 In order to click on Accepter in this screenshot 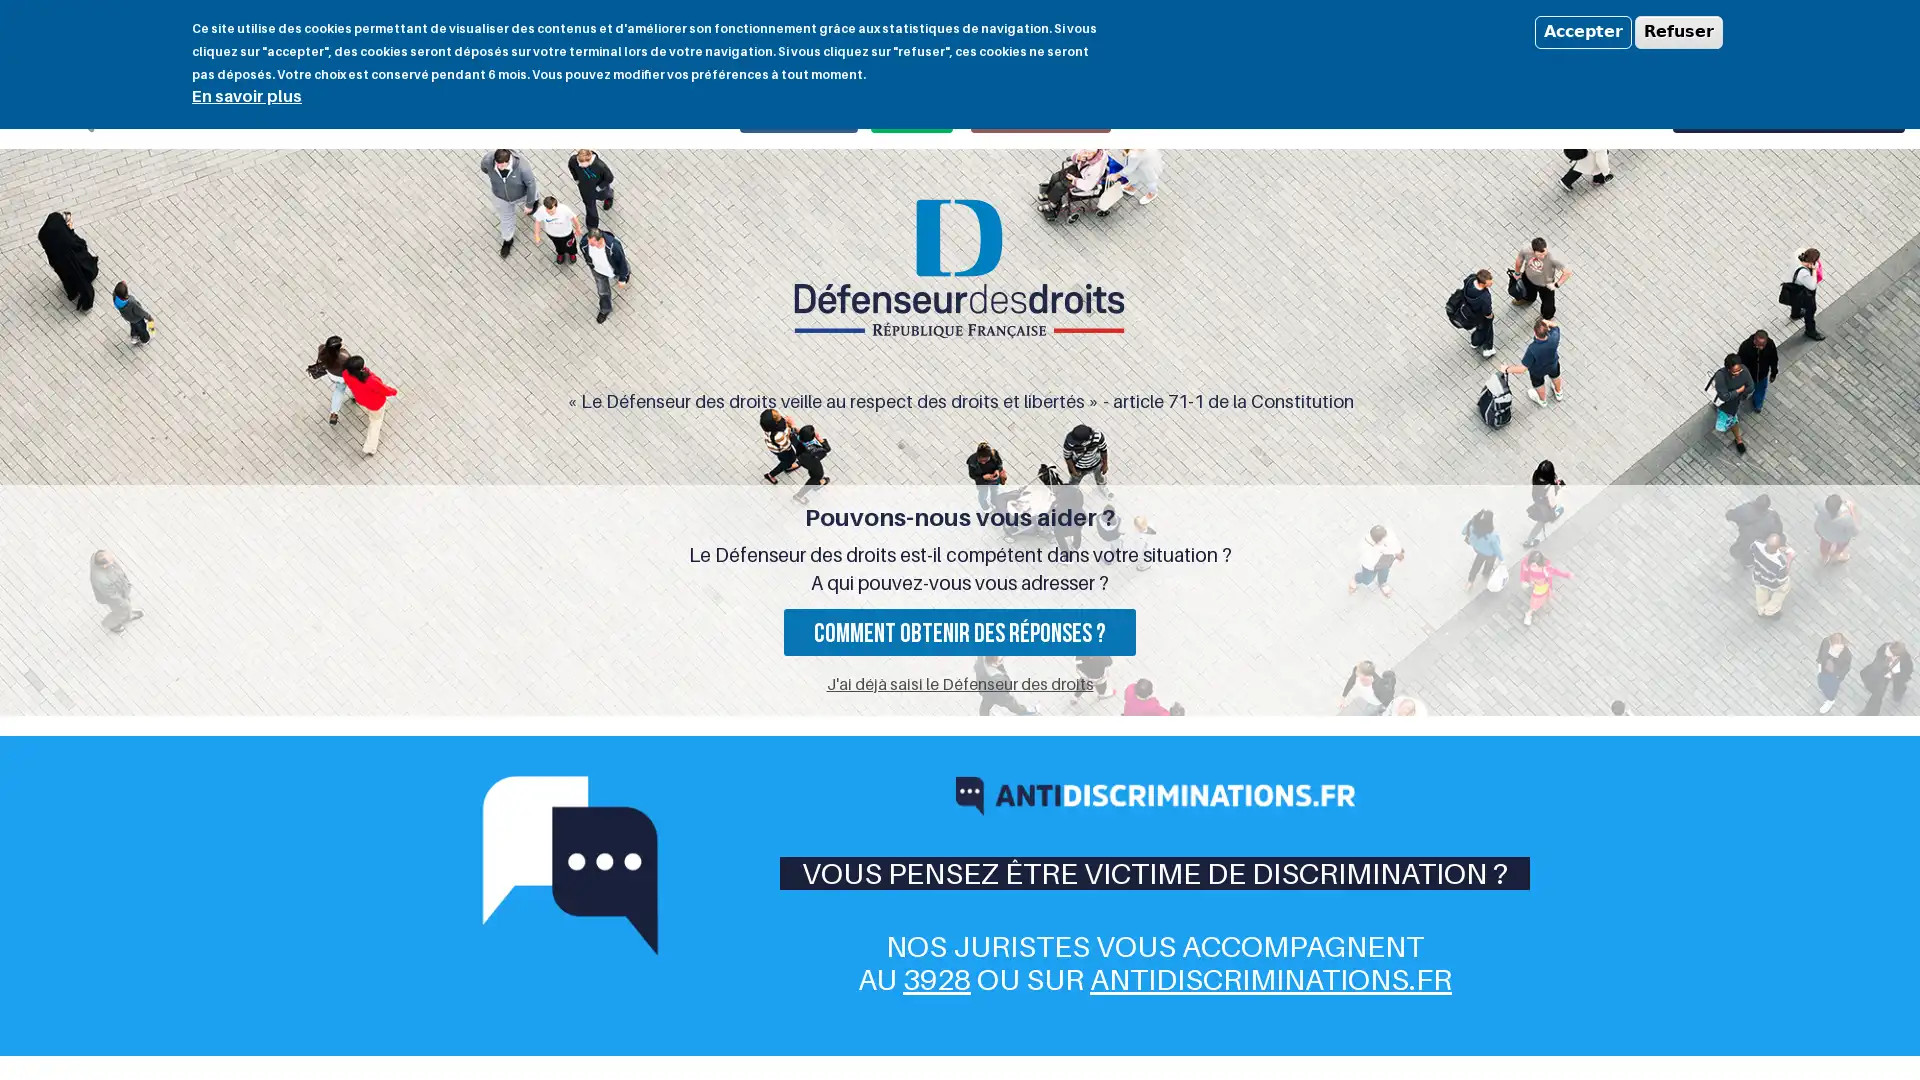, I will do `click(1582, 31)`.